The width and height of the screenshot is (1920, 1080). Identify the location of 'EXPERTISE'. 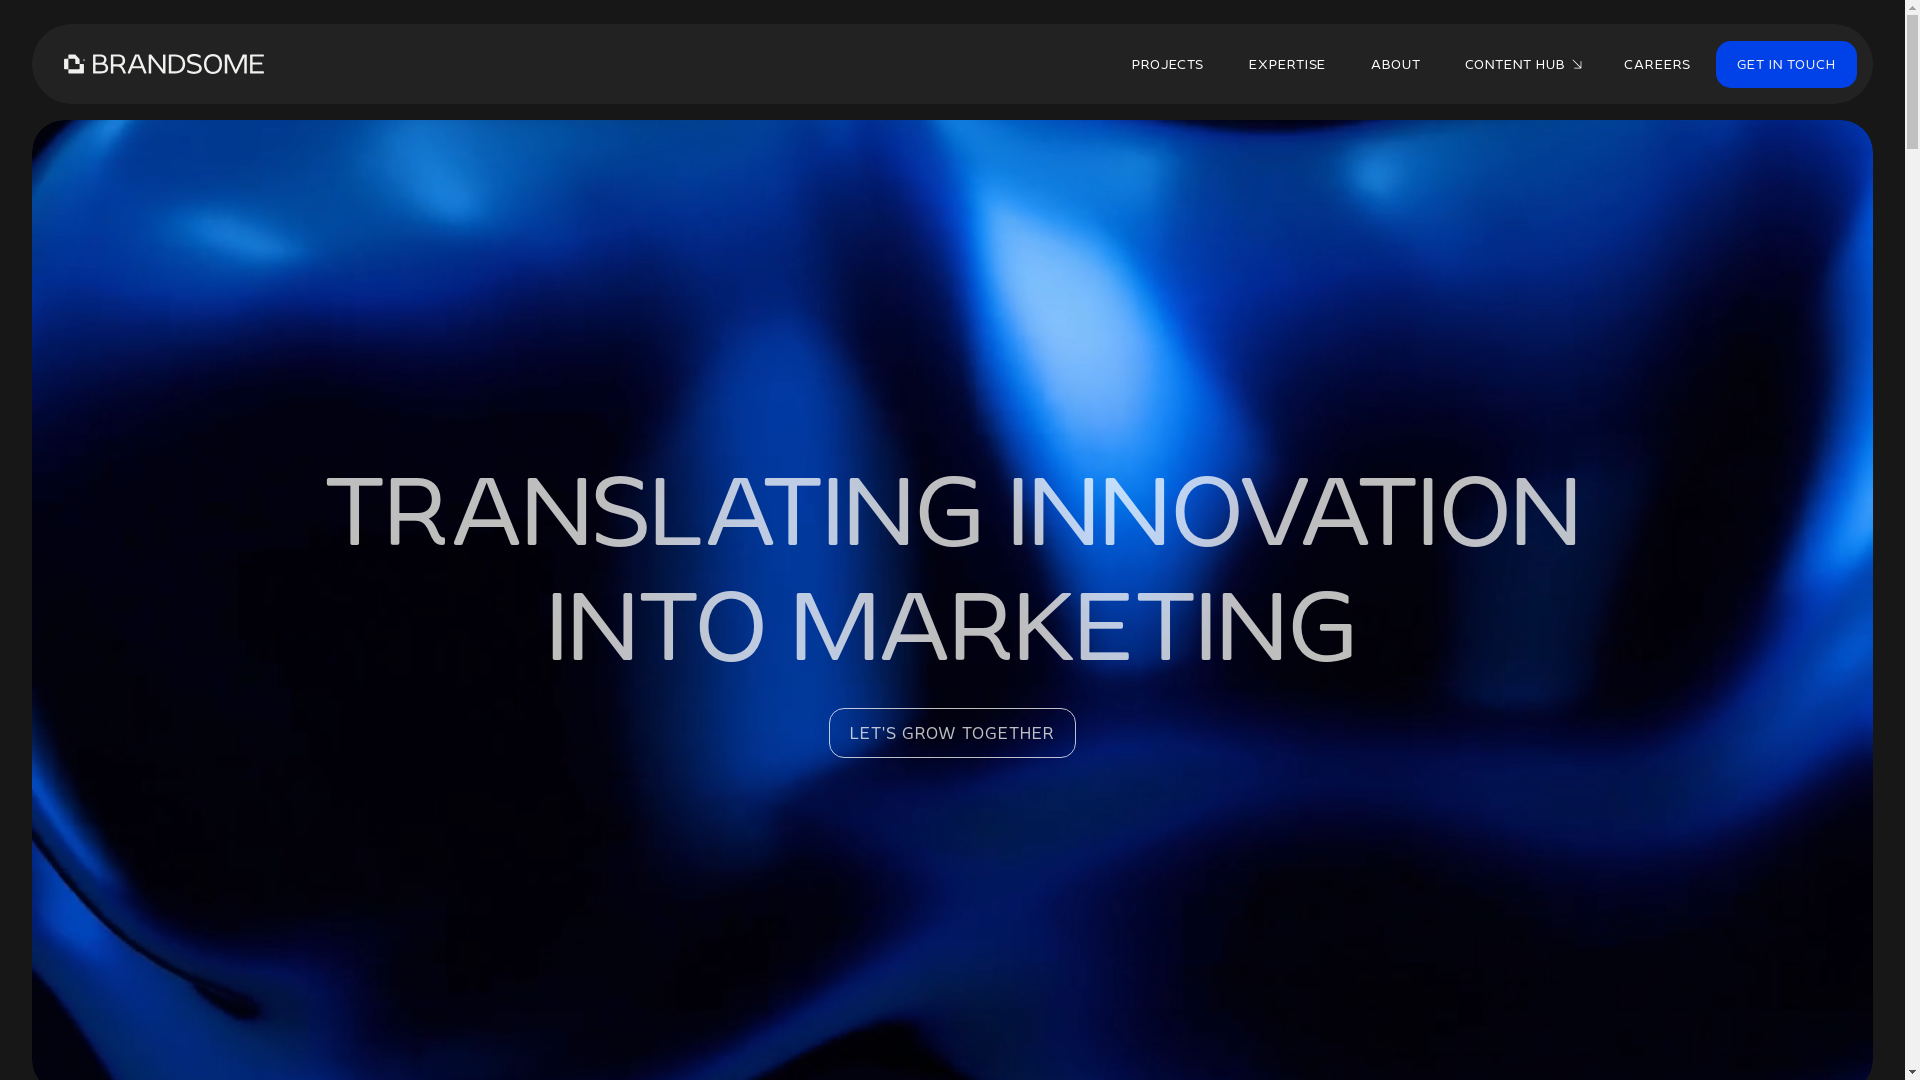
(1287, 63).